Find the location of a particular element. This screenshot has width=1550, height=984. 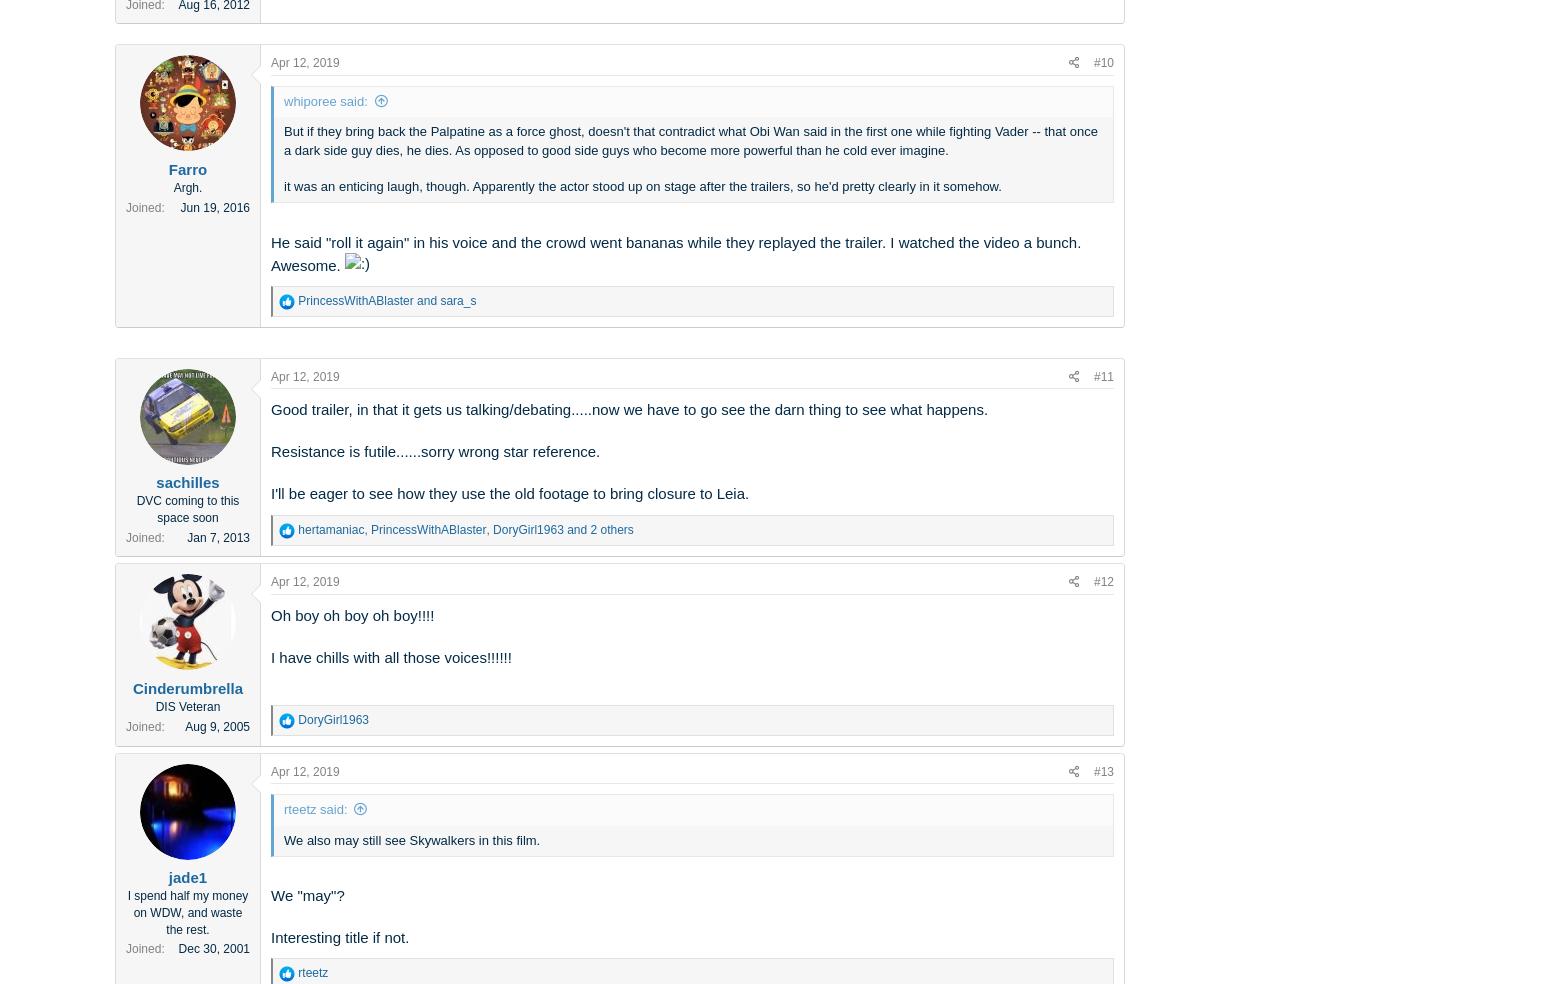

'I'll be eager to see how they use the old footage to bring closure to Leia.' is located at coordinates (270, 492).